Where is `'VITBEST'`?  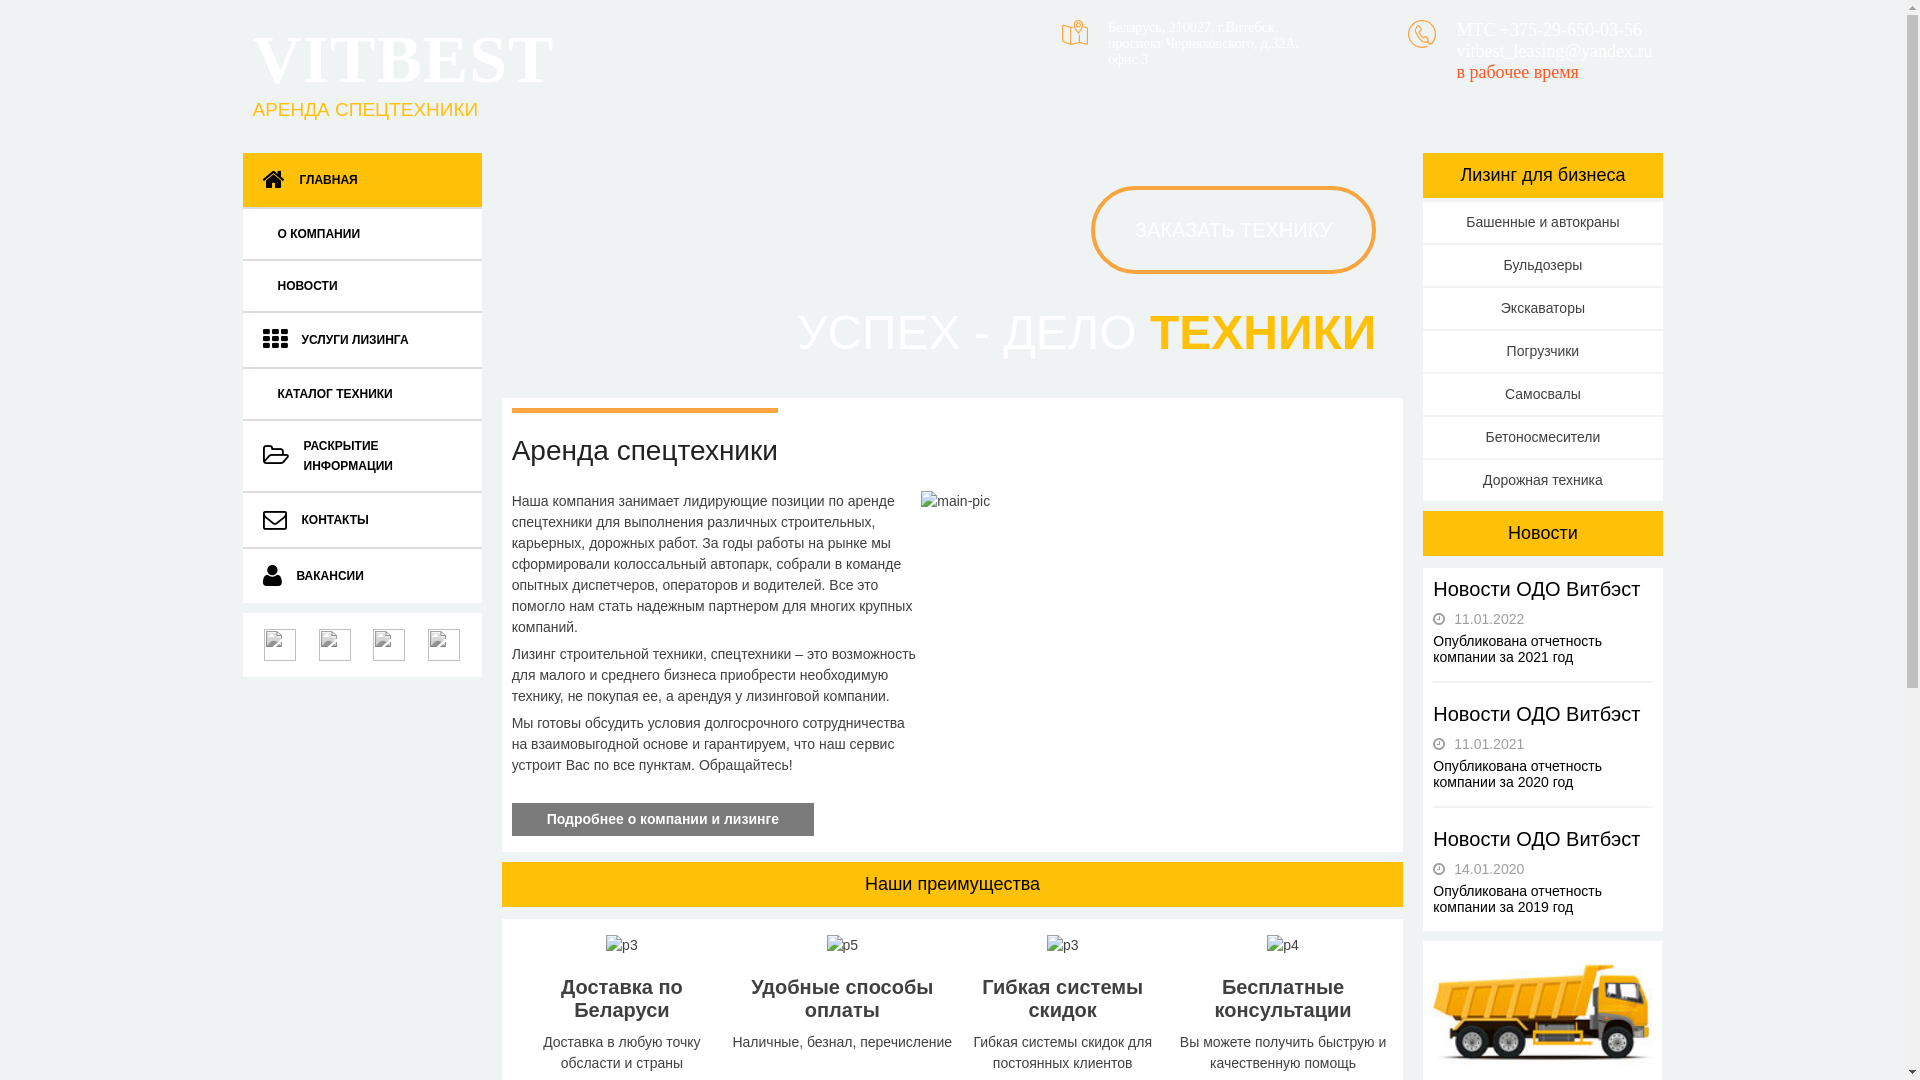
'VITBEST' is located at coordinates (402, 57).